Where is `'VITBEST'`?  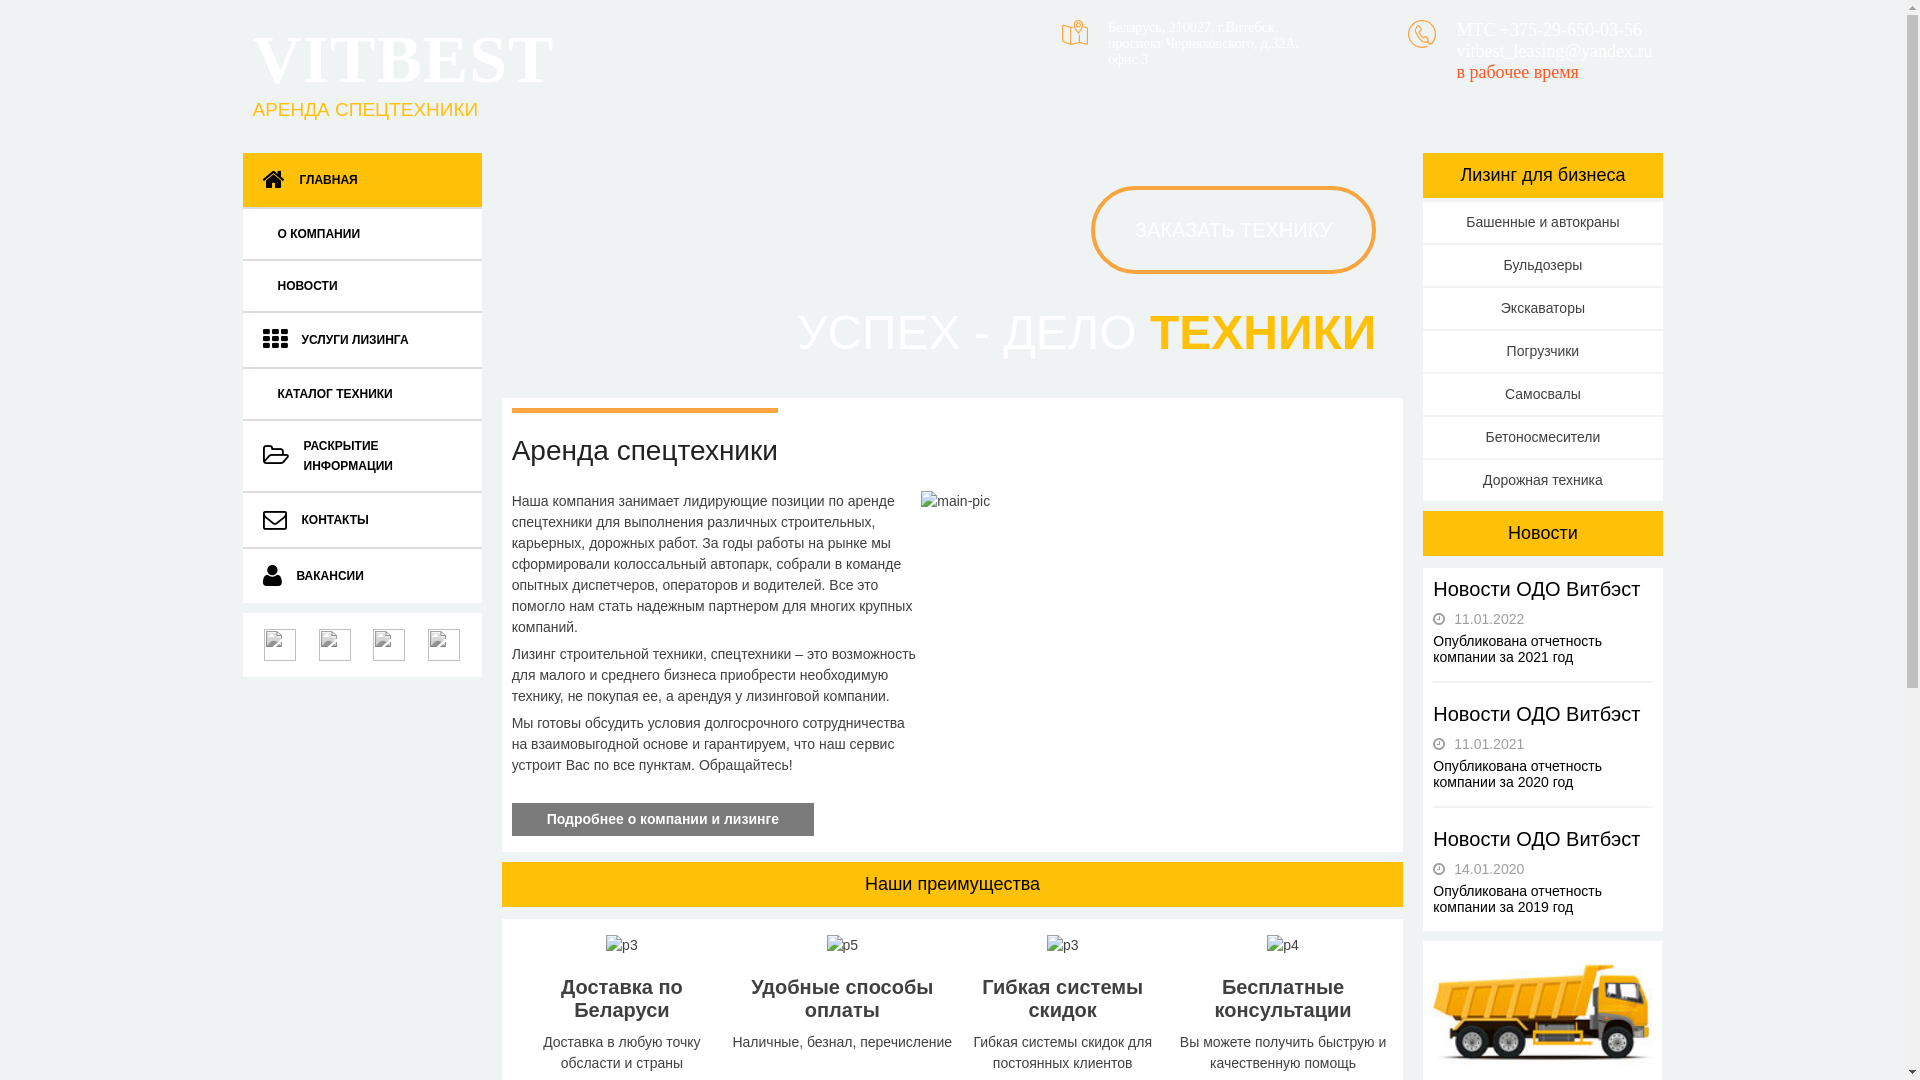
'VITBEST' is located at coordinates (402, 57).